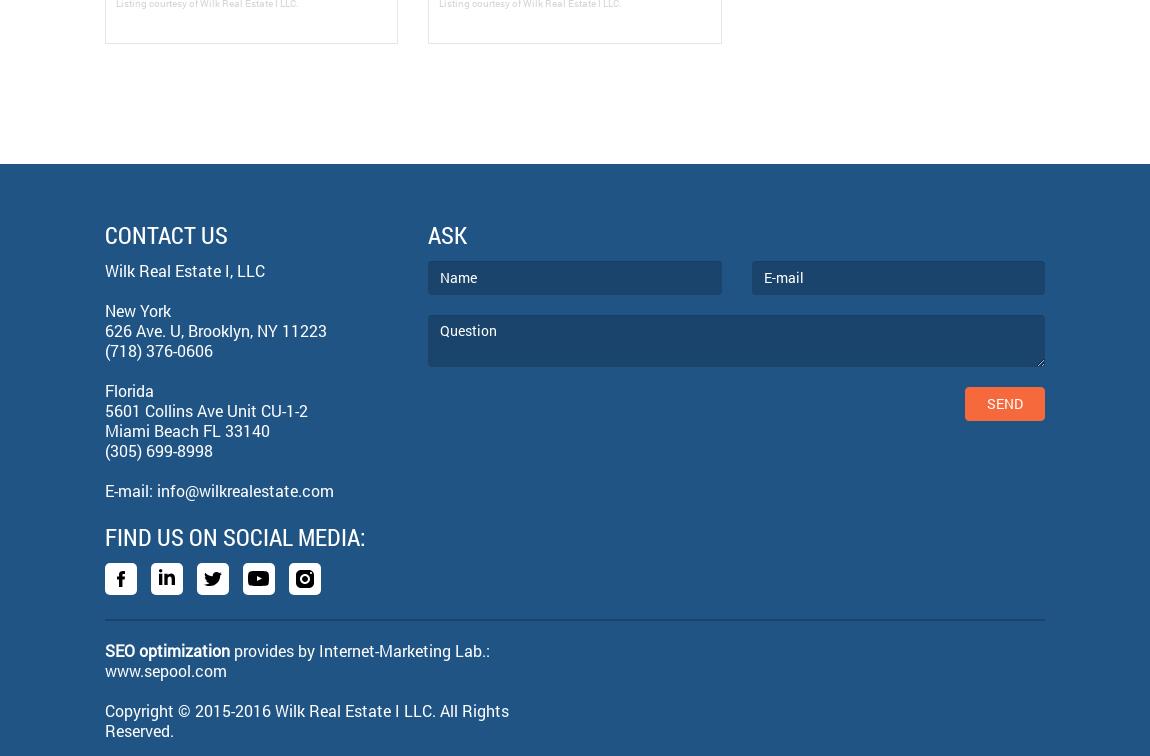  I want to click on 'Find Us on Social Media:', so click(234, 536).